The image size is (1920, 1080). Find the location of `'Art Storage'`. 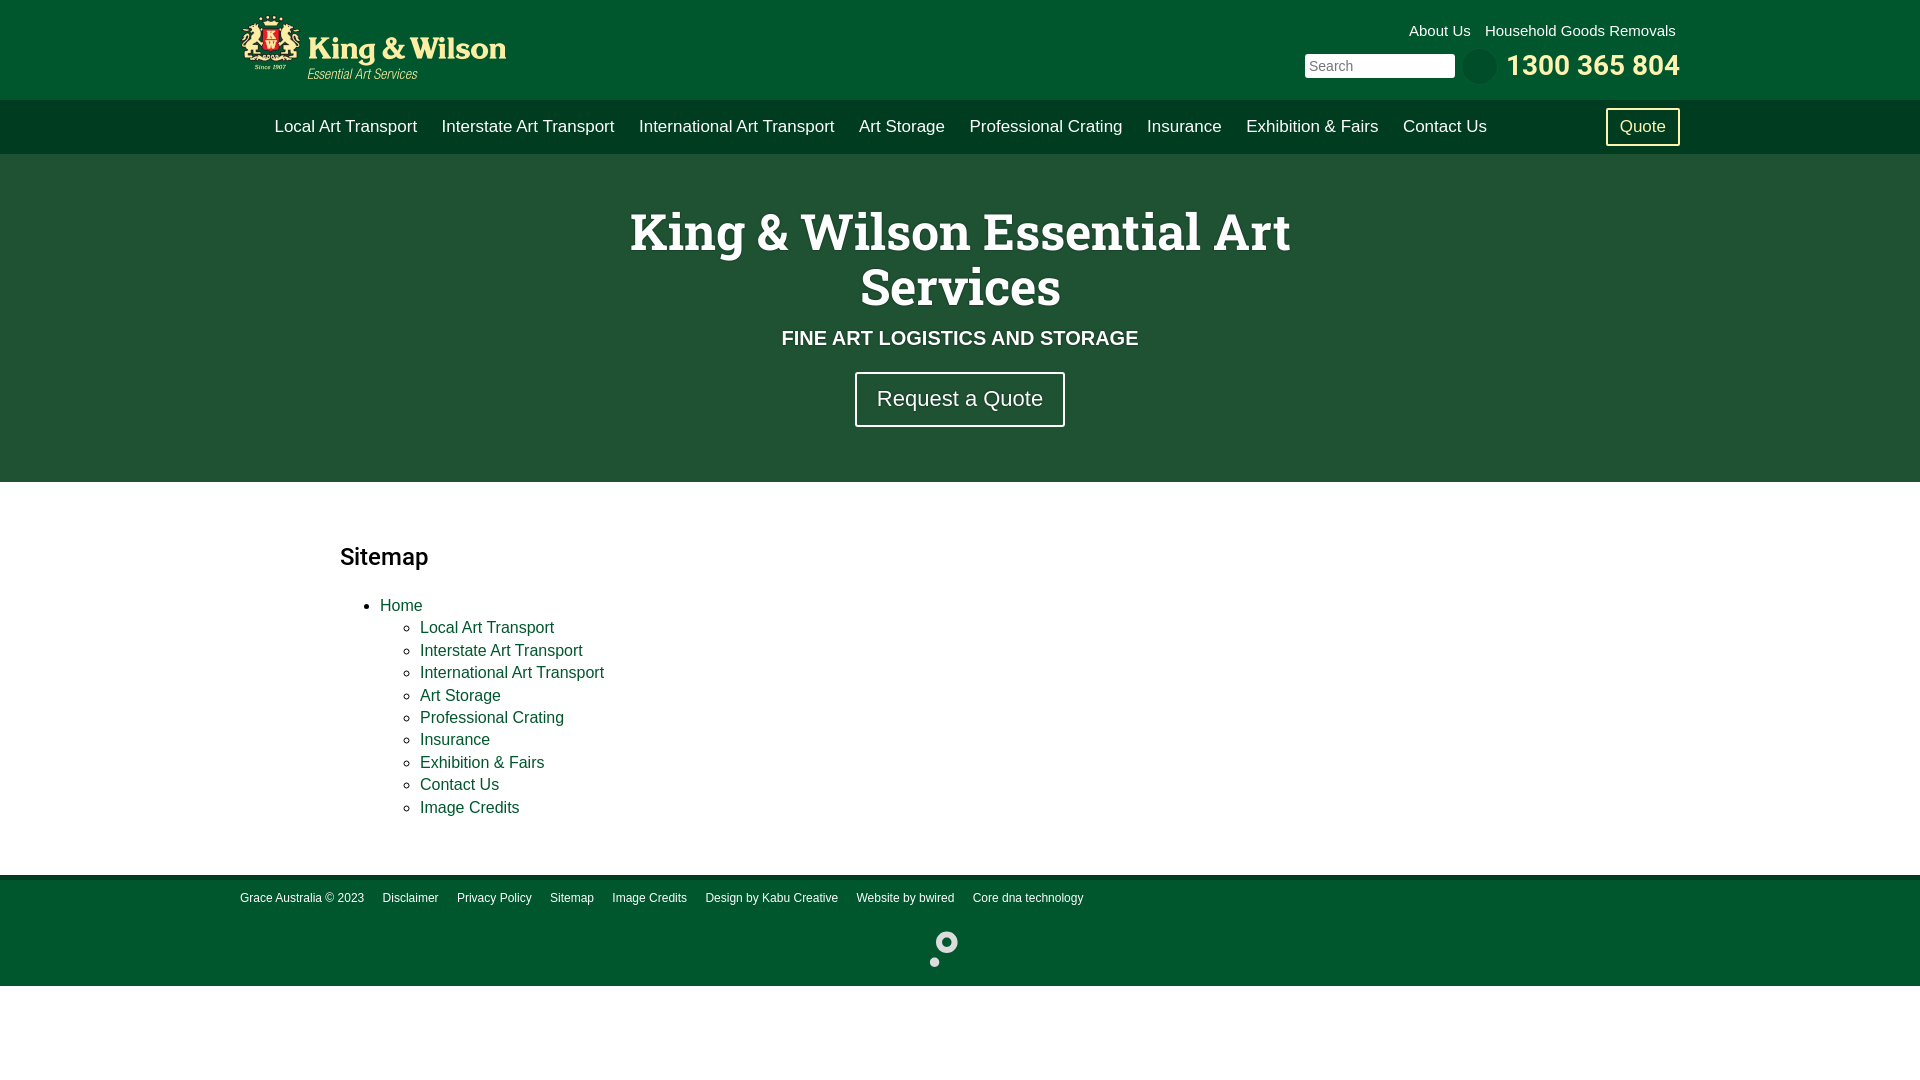

'Art Storage' is located at coordinates (419, 694).